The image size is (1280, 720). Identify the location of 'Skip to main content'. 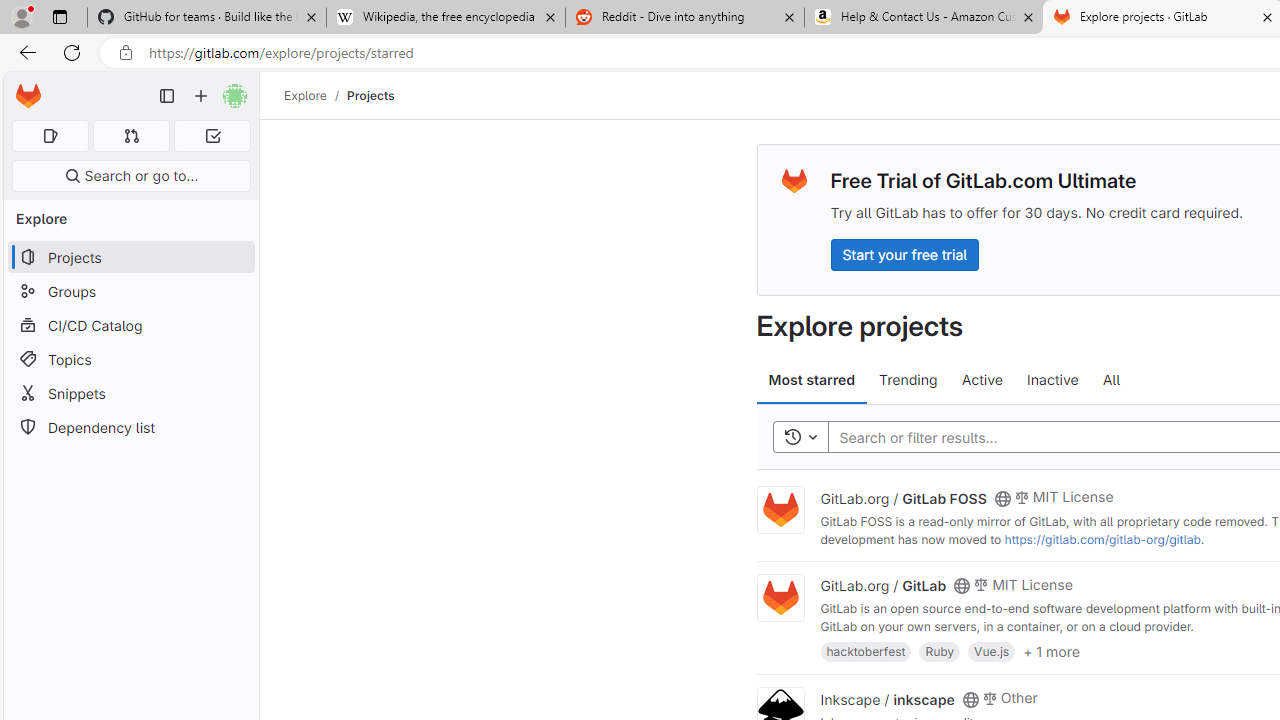
(23, 86).